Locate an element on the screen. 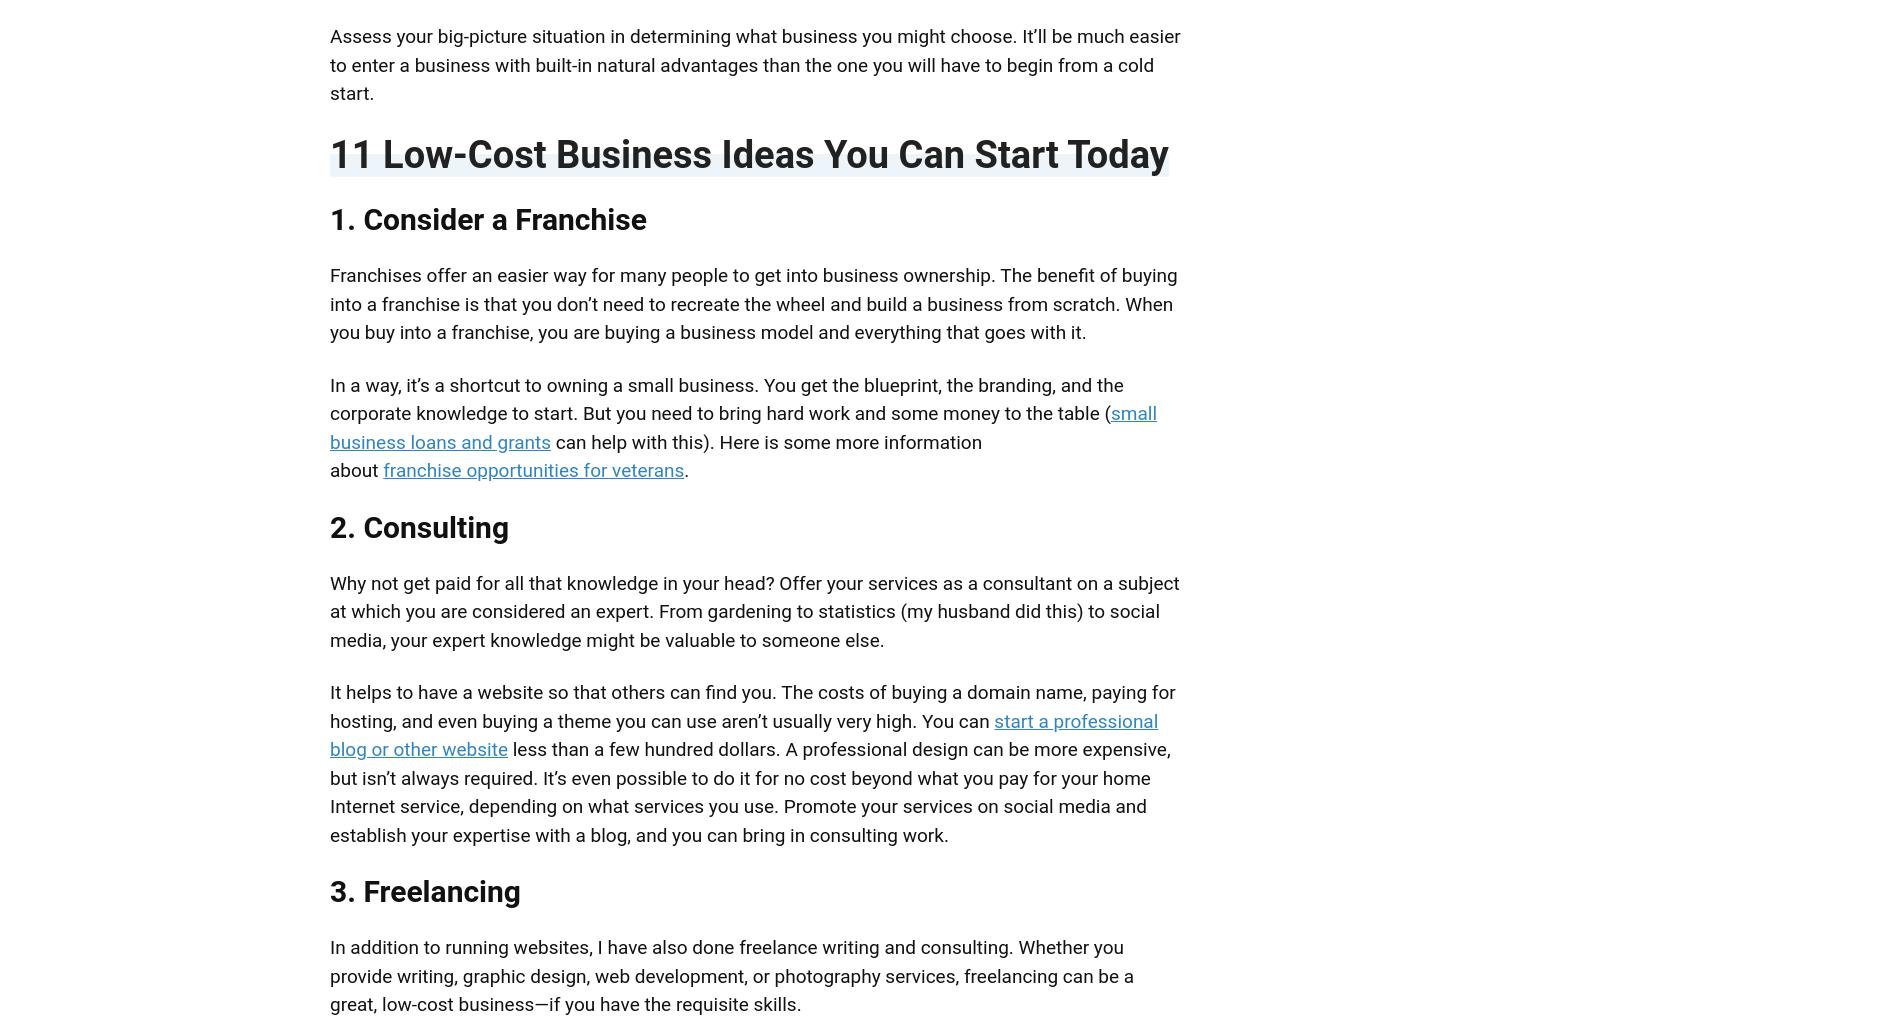 Image resolution: width=1900 pixels, height=1018 pixels. 'In a way, it’s a shortcut to owning a small business. You get the blueprint, the branding, and the corporate knowledge to start. But you need to bring hard work and some money to the table (' is located at coordinates (329, 398).